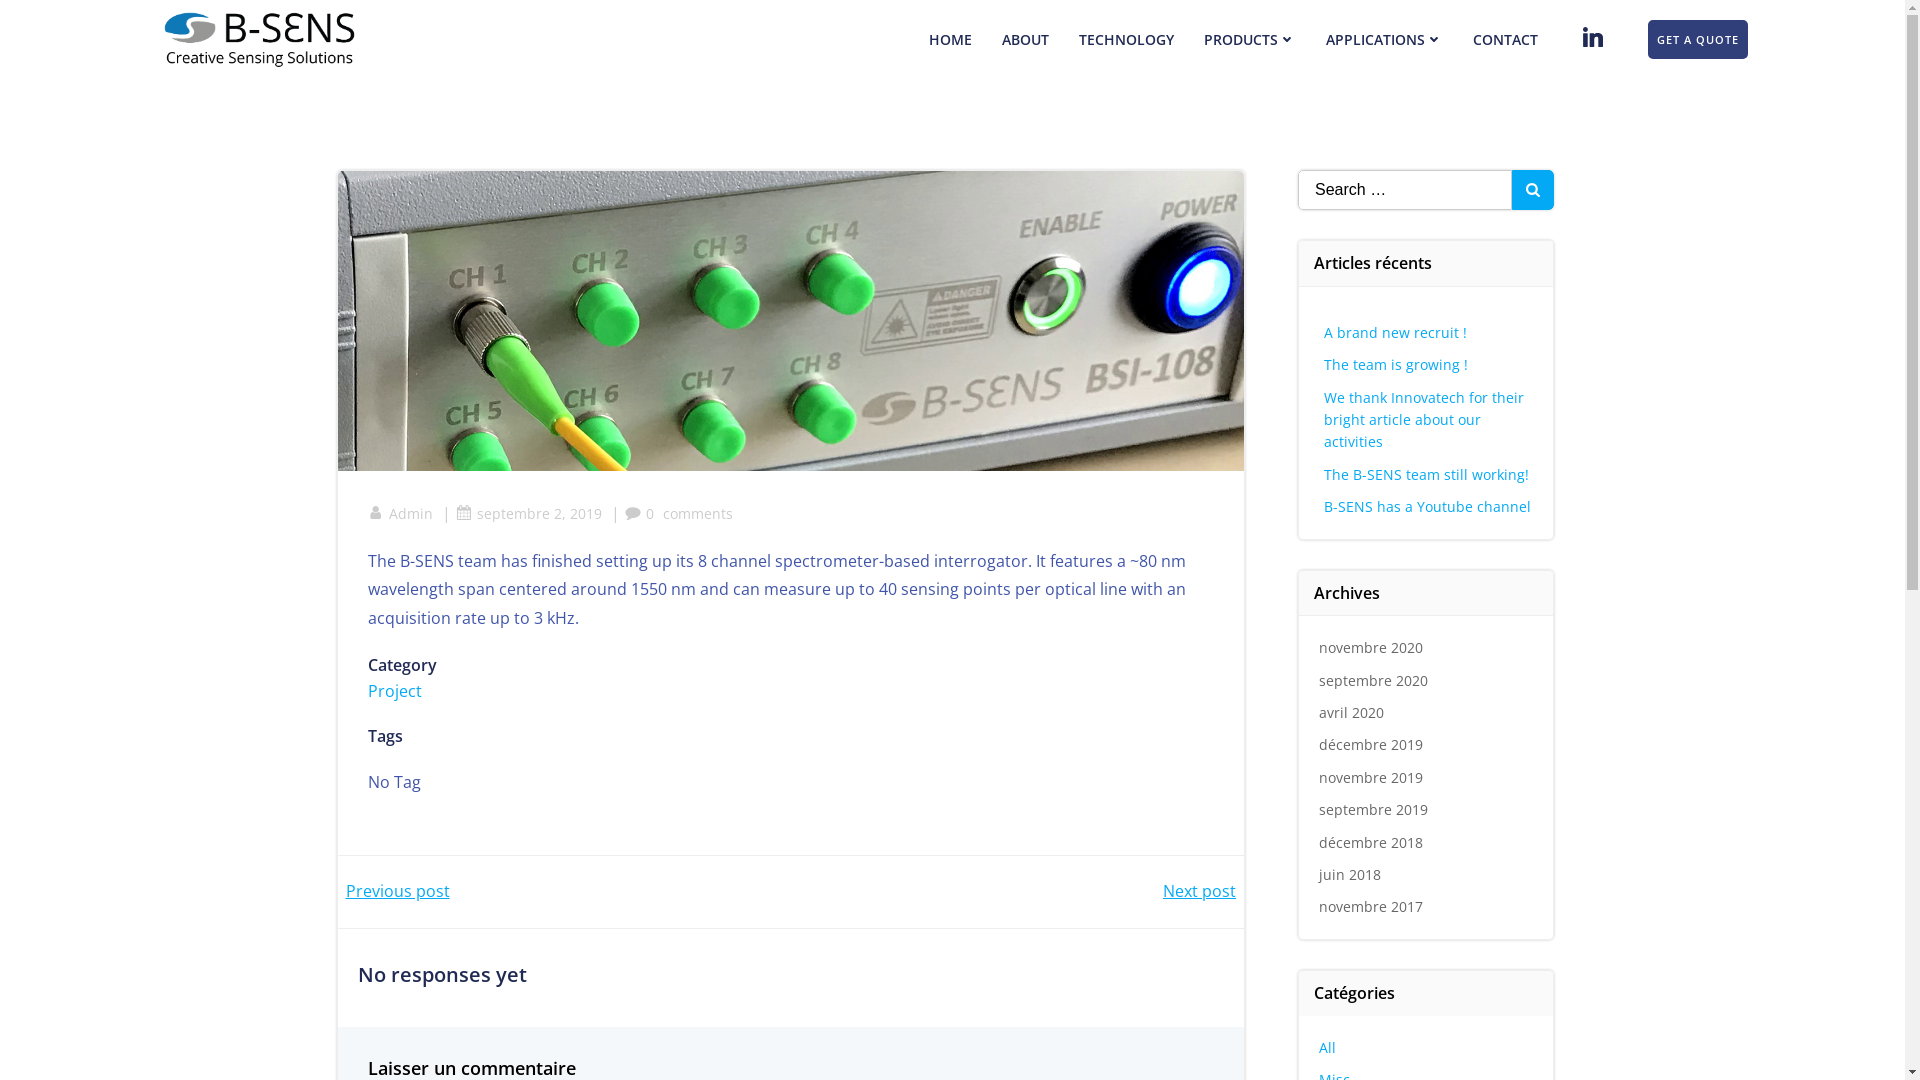 The image size is (1920, 1080). I want to click on 'Previous post', so click(398, 890).